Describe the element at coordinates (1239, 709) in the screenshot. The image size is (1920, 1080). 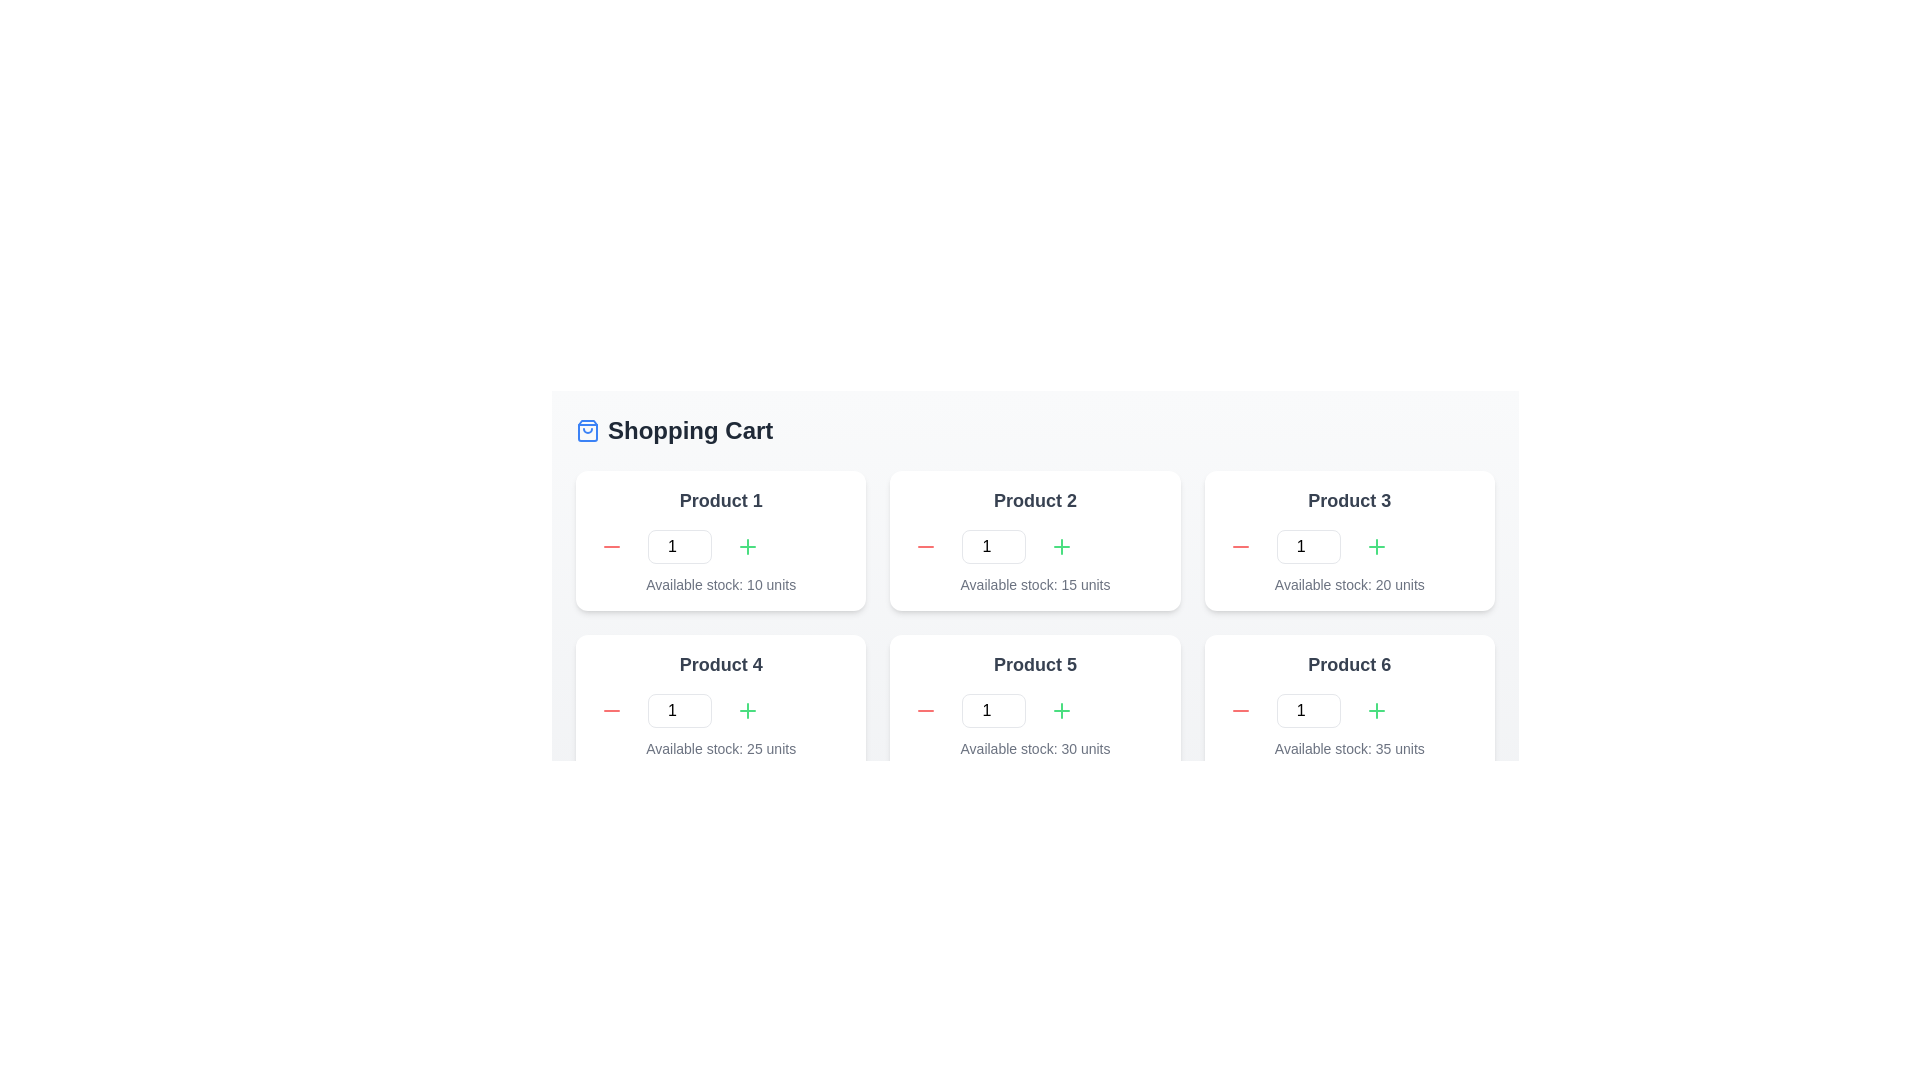
I see `the decrement button for adjusting the quantity in the cart interface` at that location.